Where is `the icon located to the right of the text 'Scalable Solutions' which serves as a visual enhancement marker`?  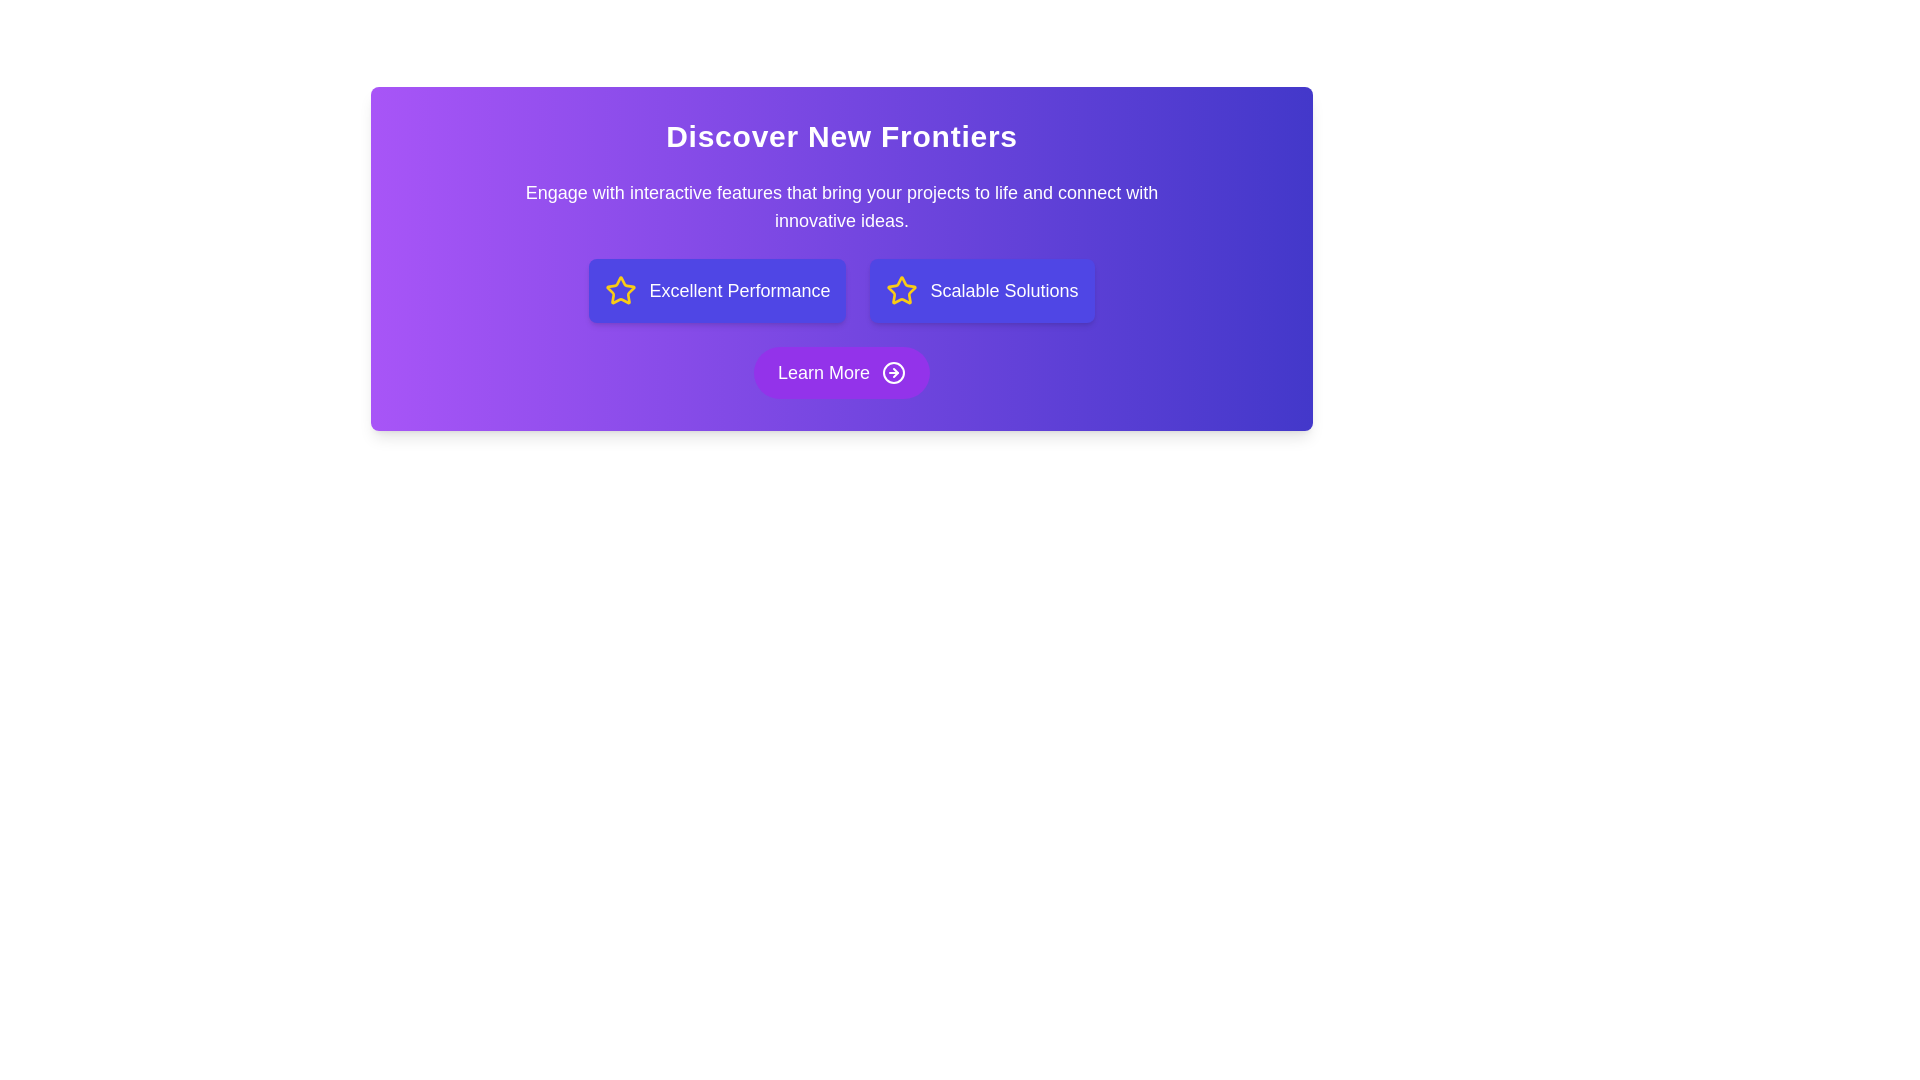
the icon located to the right of the text 'Scalable Solutions' which serves as a visual enhancement marker is located at coordinates (901, 290).